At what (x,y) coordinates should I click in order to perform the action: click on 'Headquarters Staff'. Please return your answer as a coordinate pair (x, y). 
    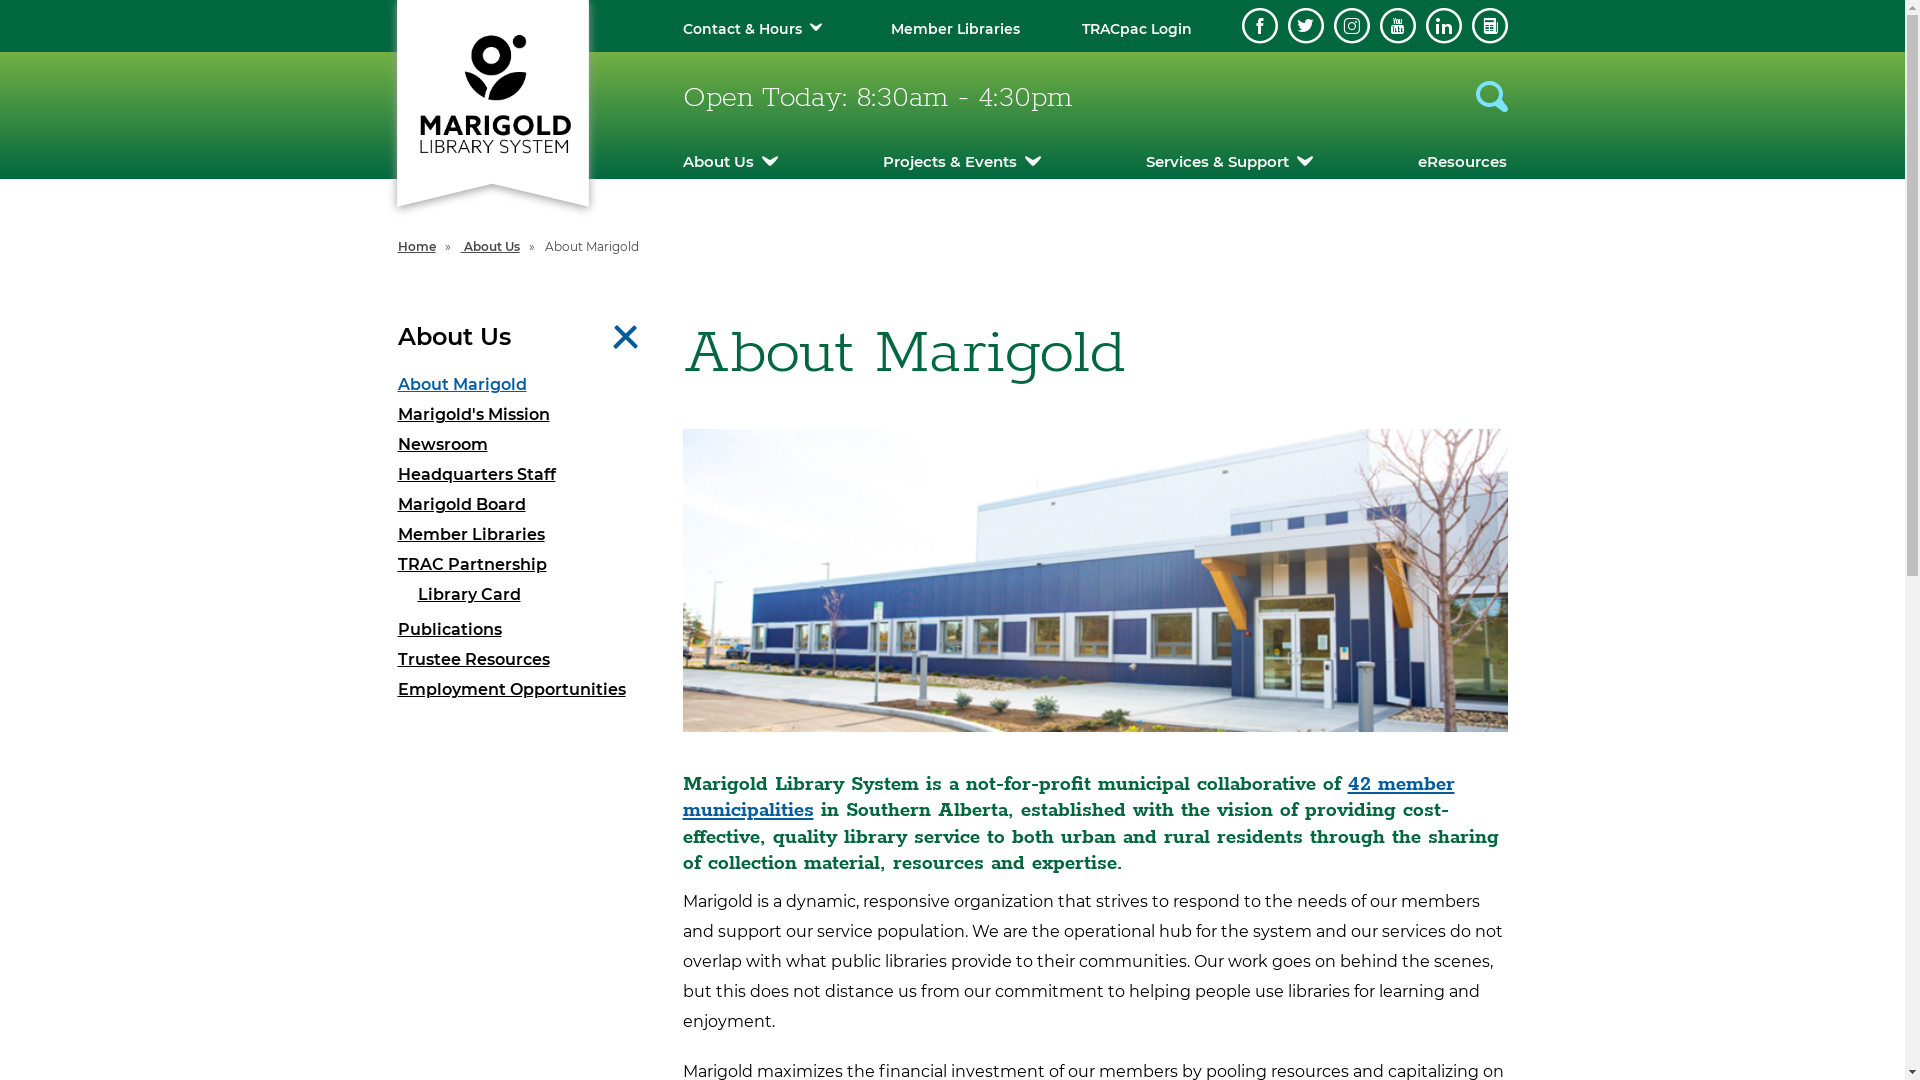
    Looking at the image, I should click on (525, 474).